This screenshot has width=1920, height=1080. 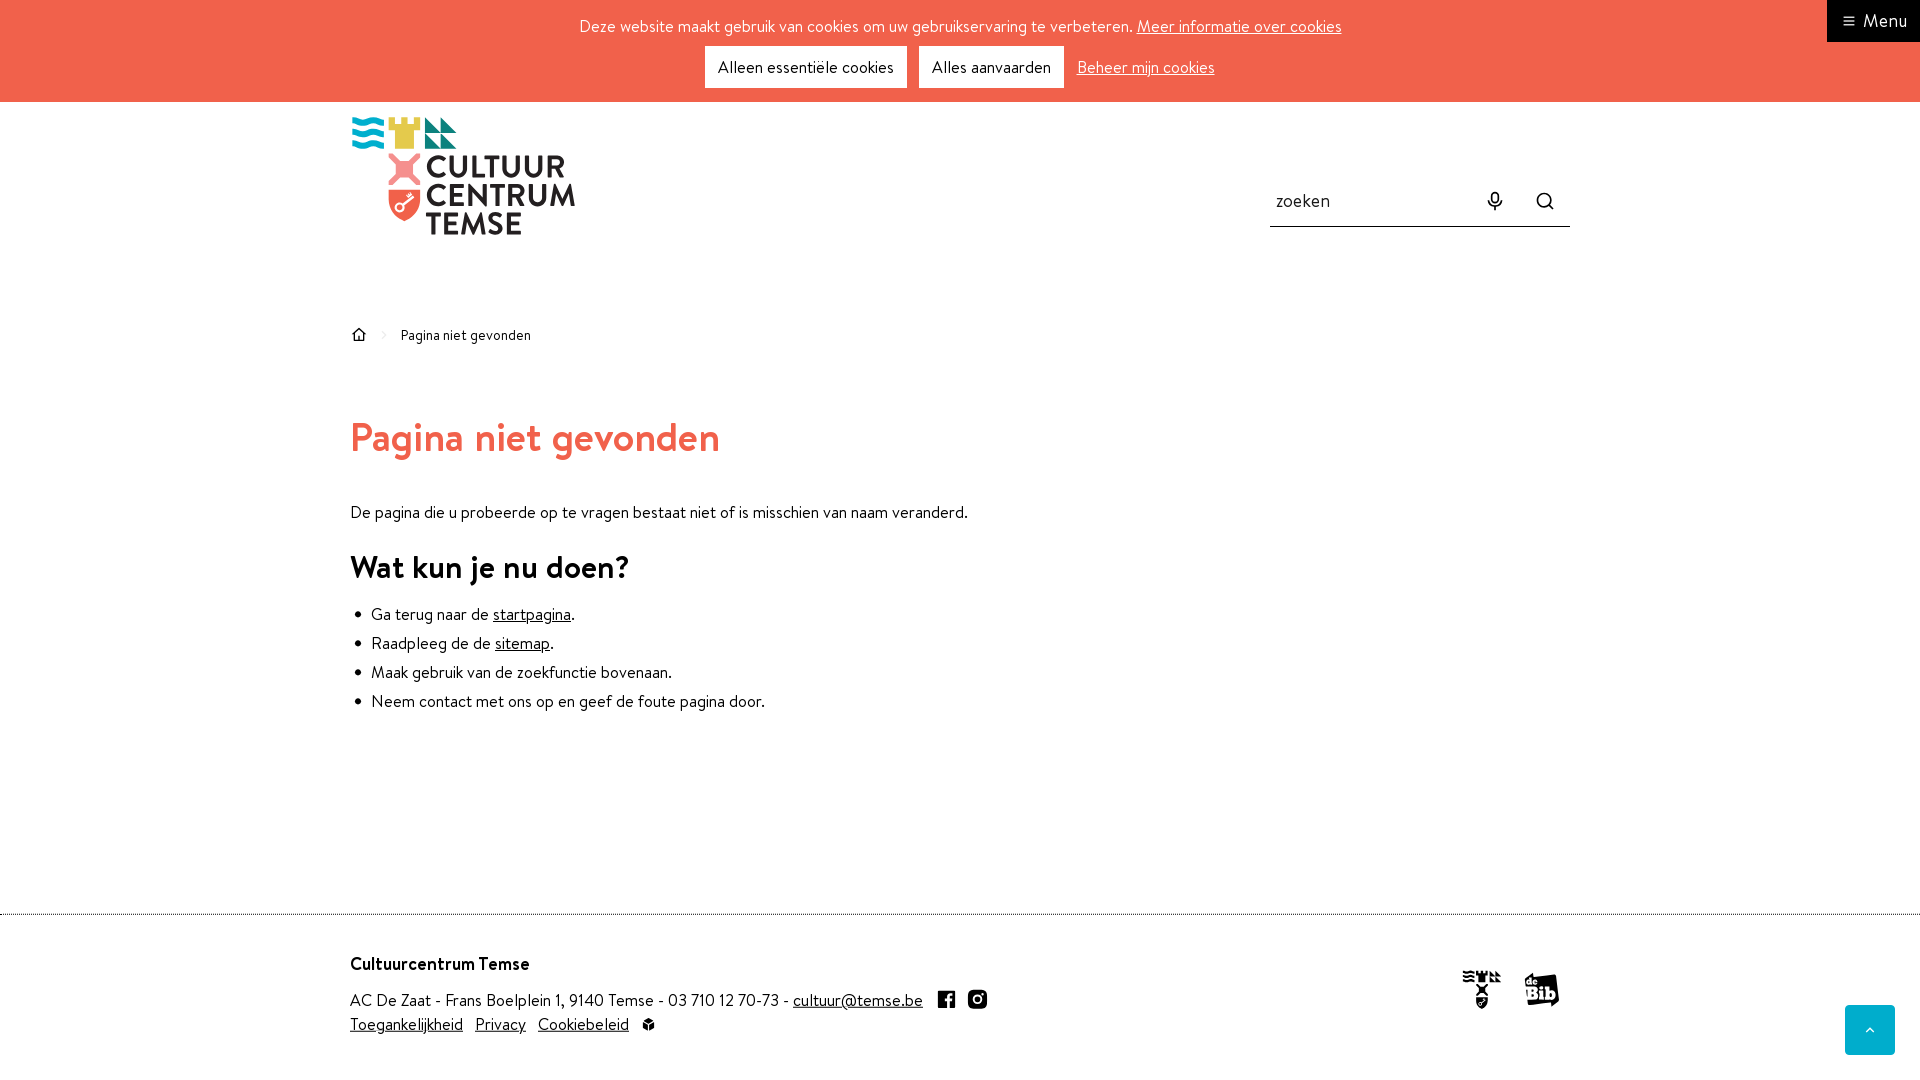 I want to click on 'startpagina', so click(x=532, y=612).